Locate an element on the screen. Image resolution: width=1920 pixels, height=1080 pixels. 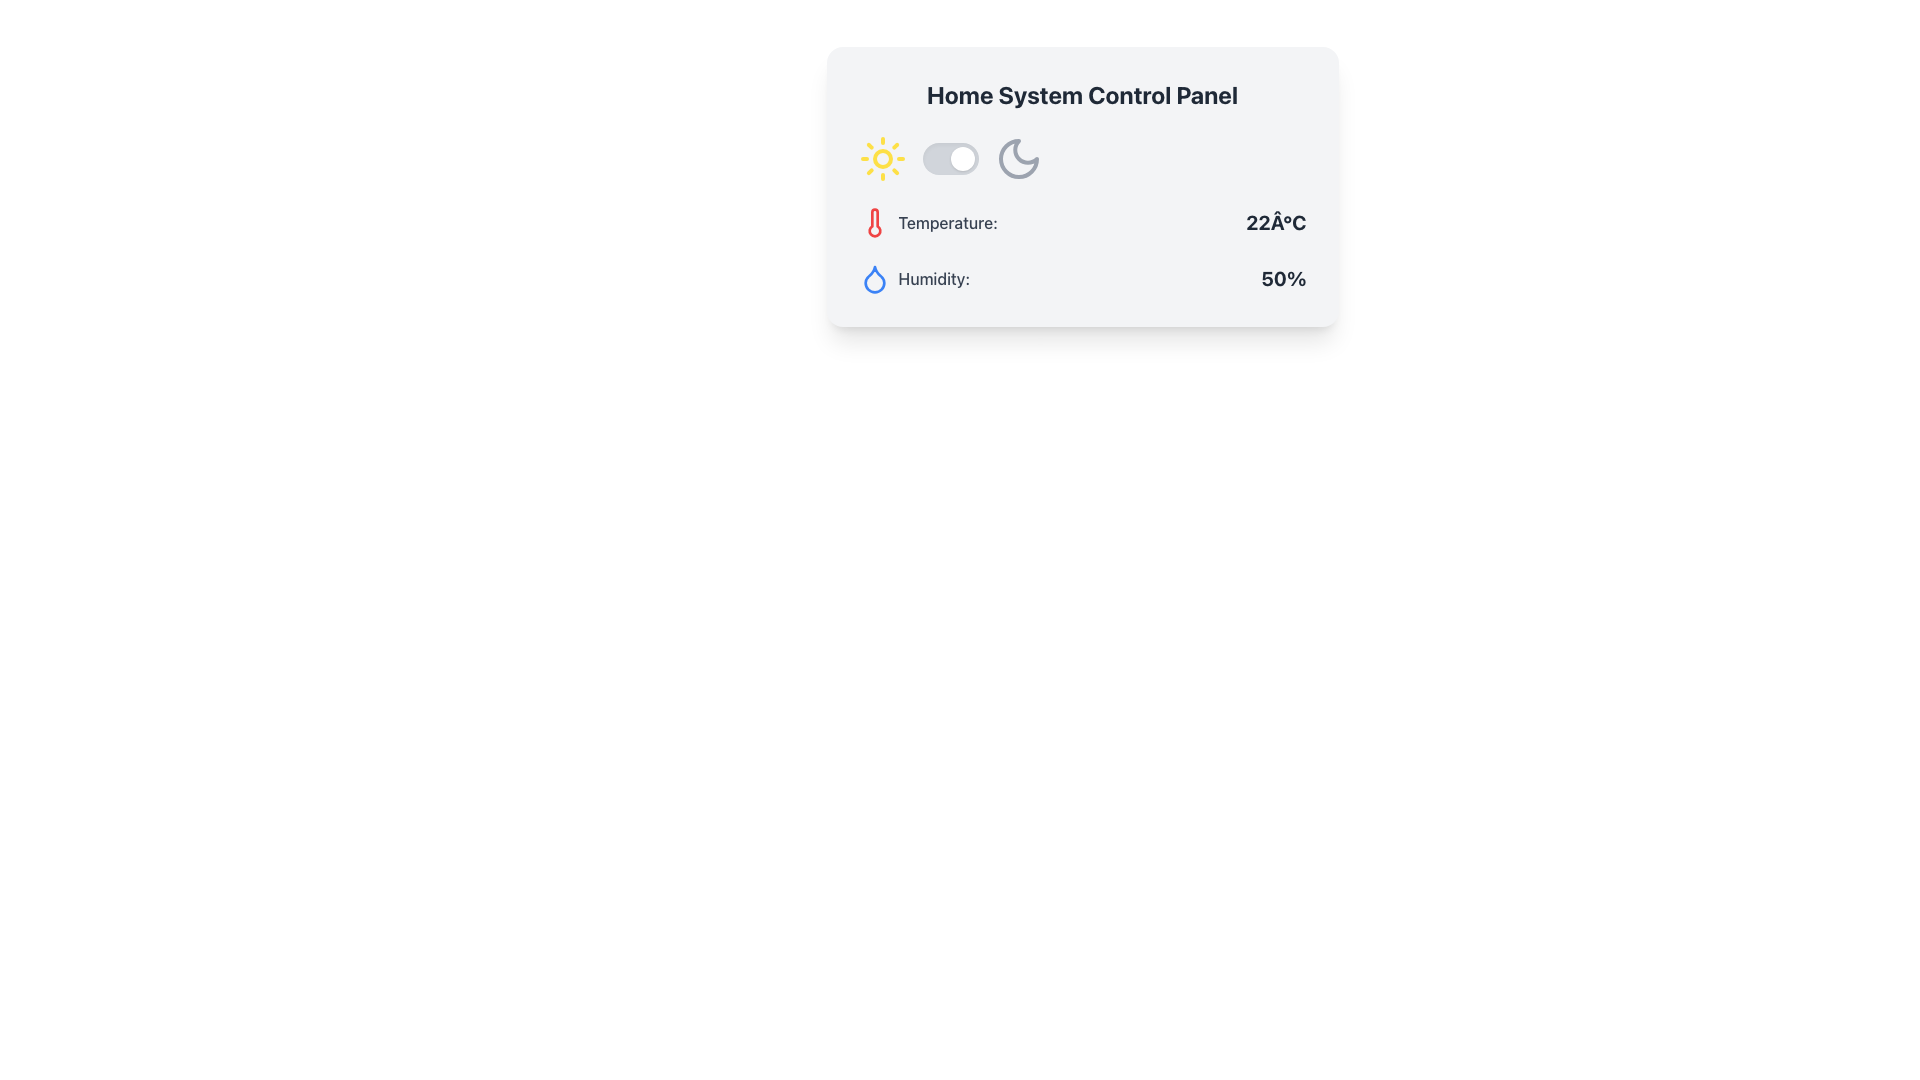
the crescent moon icon representing the 'nighttime' theme in the system control panel, located near the center of the control panel interface is located at coordinates (1018, 157).